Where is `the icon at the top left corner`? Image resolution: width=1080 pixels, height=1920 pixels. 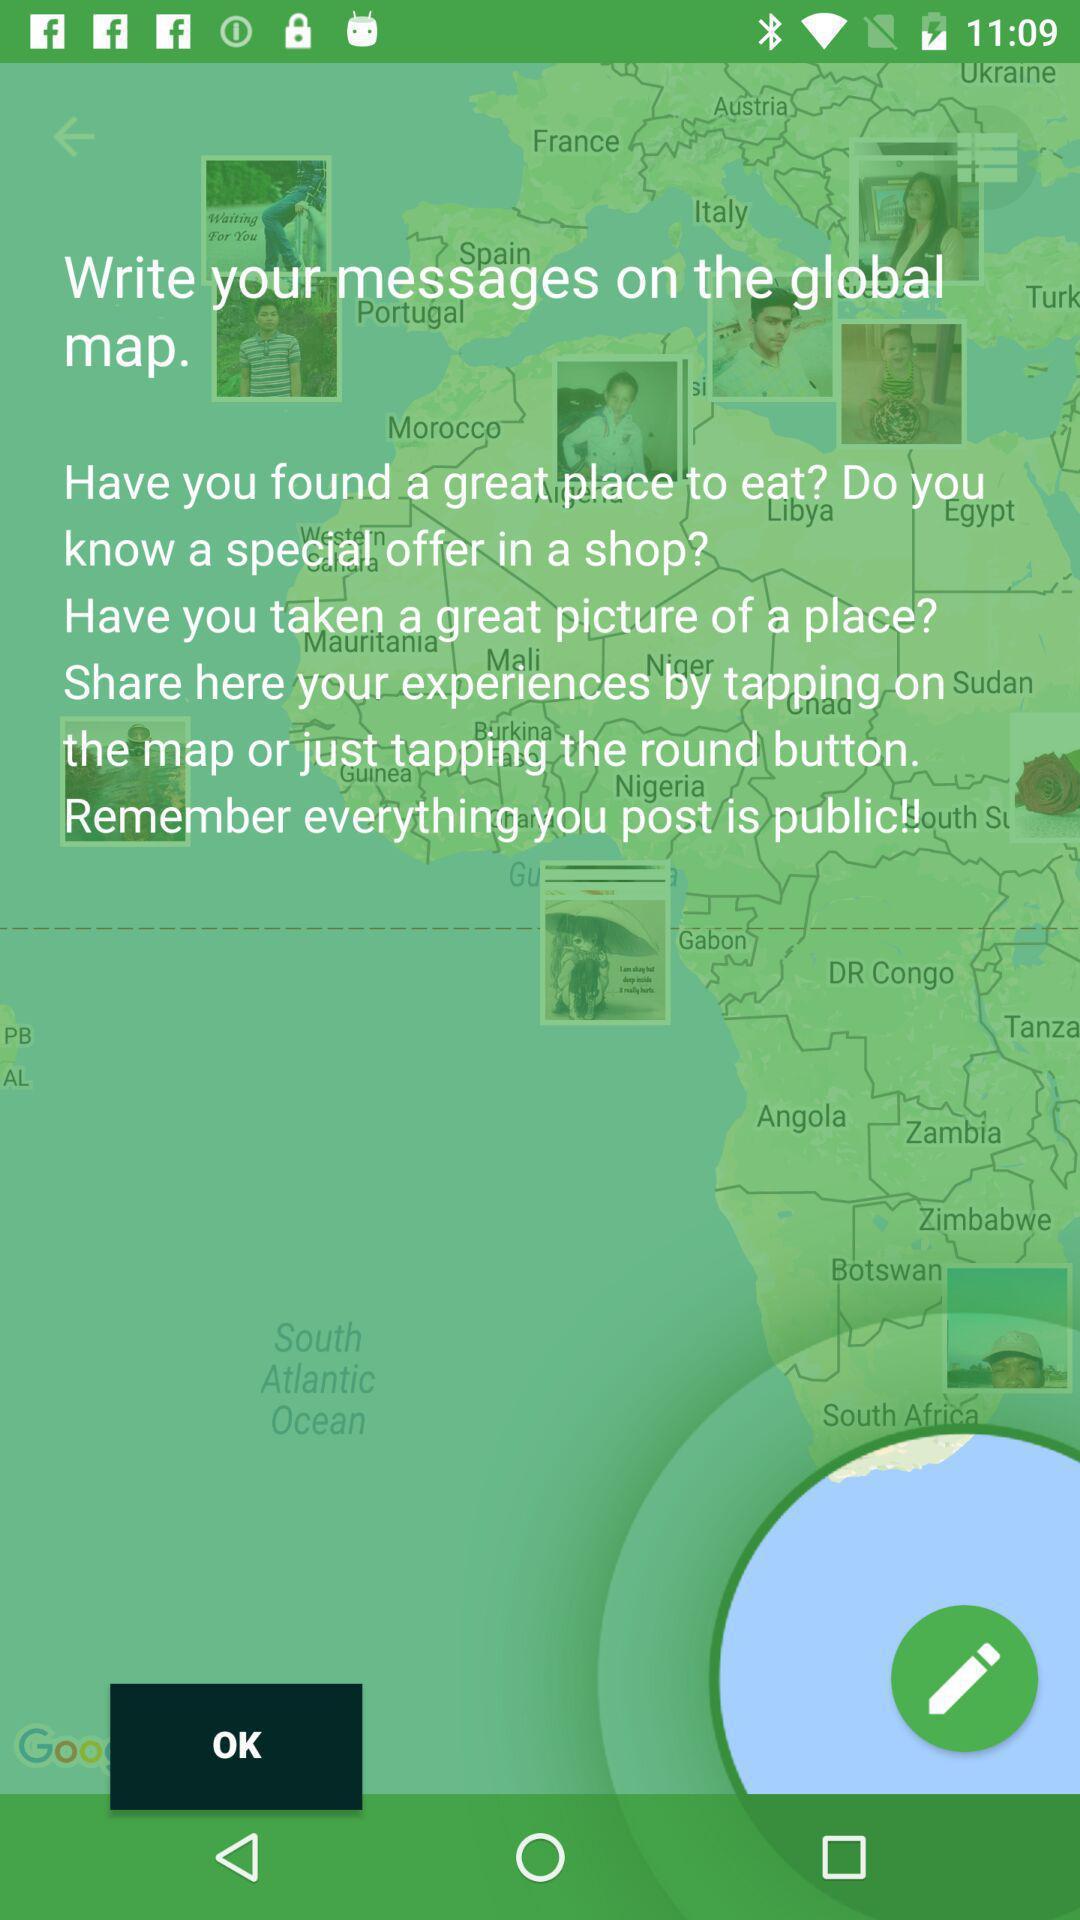
the icon at the top left corner is located at coordinates (72, 135).